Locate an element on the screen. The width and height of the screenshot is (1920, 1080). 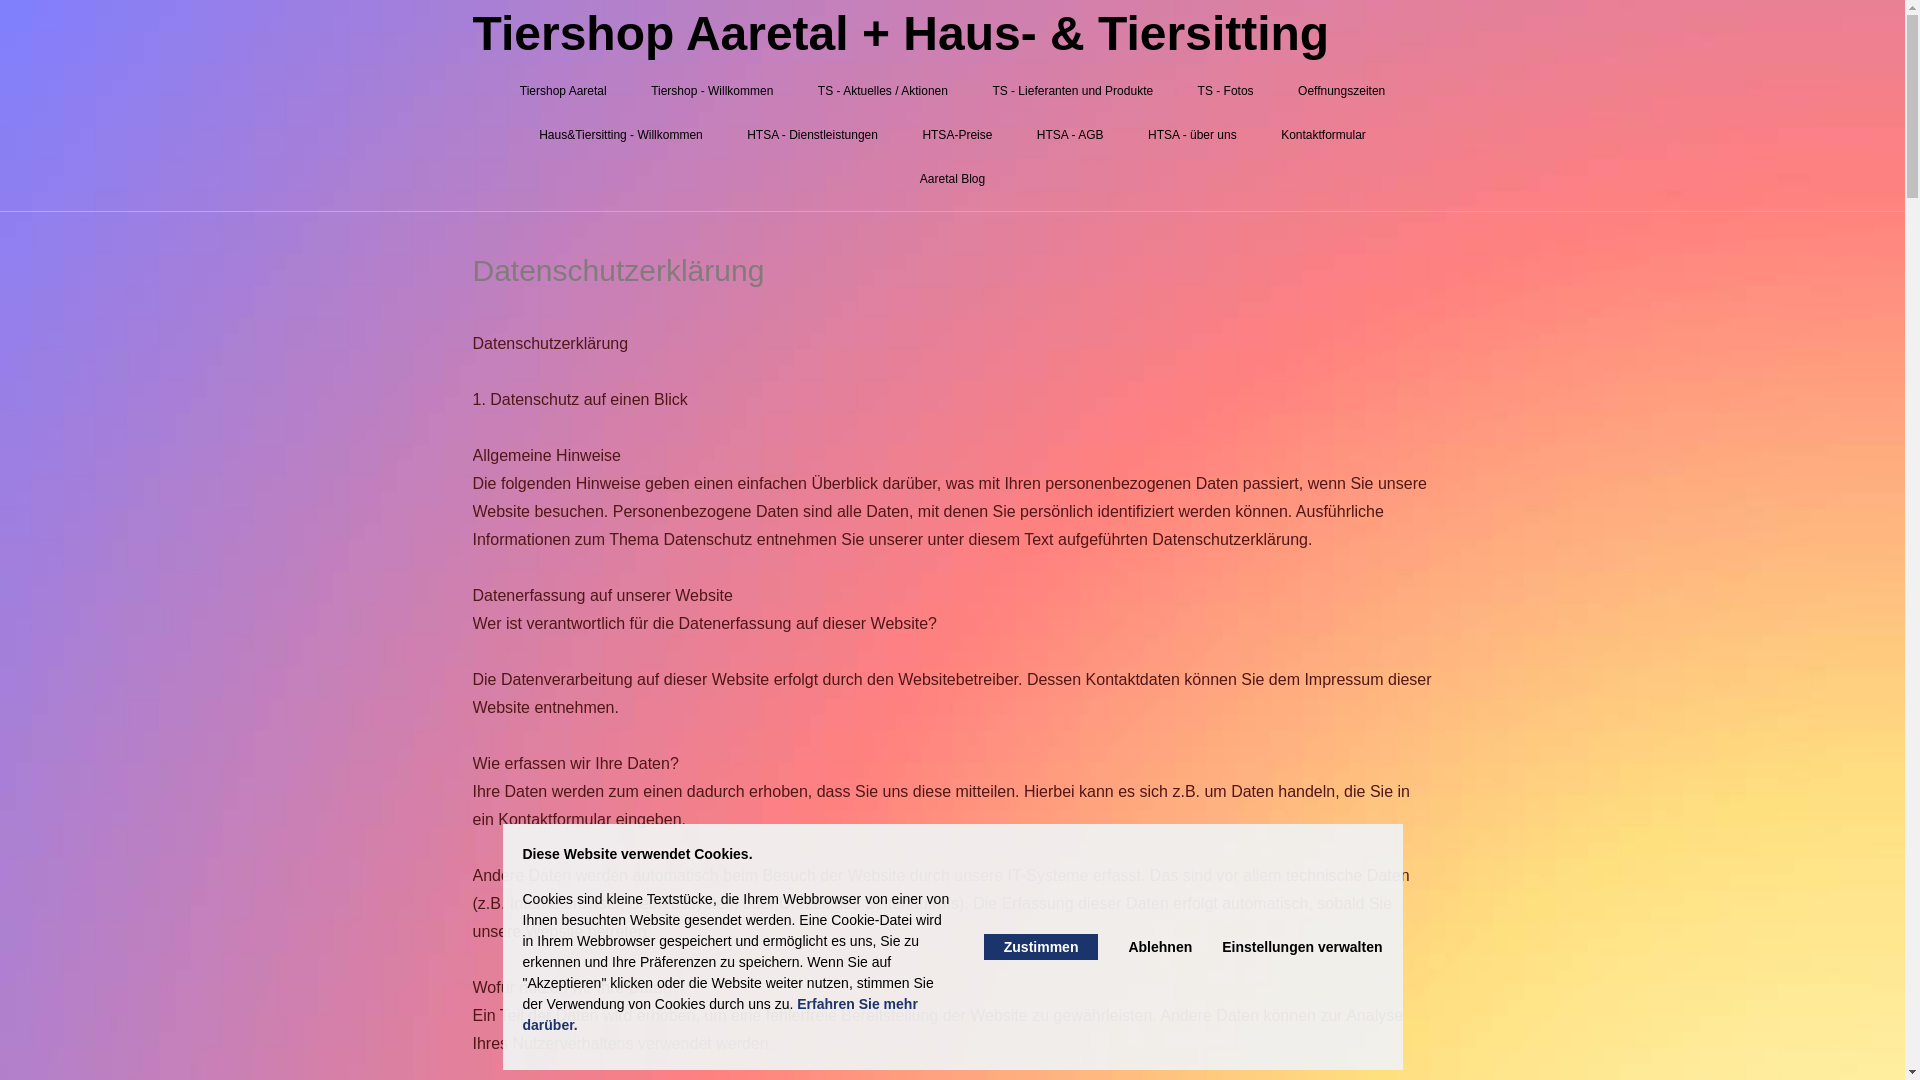
'Ablehnen' is located at coordinates (1160, 946).